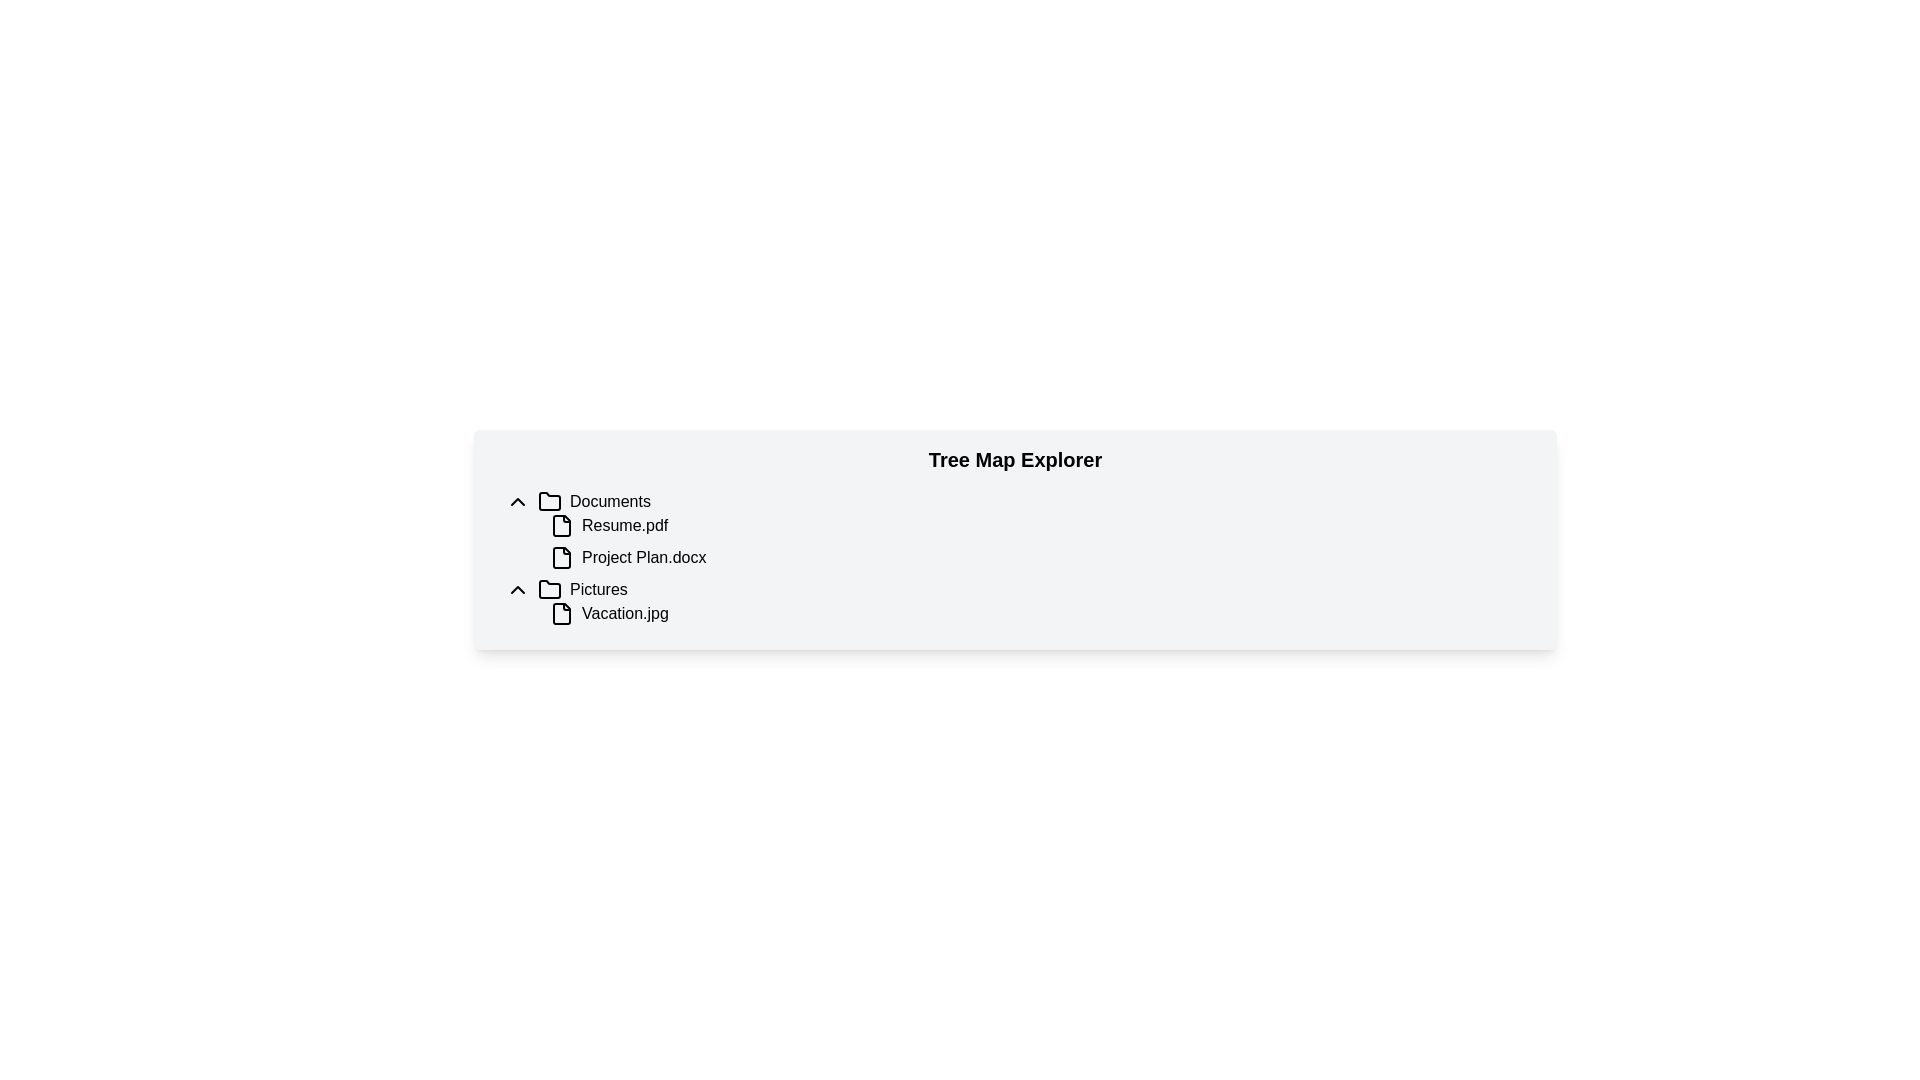  Describe the element at coordinates (550, 588) in the screenshot. I see `the 'Pictures' folder icon in the file tree` at that location.